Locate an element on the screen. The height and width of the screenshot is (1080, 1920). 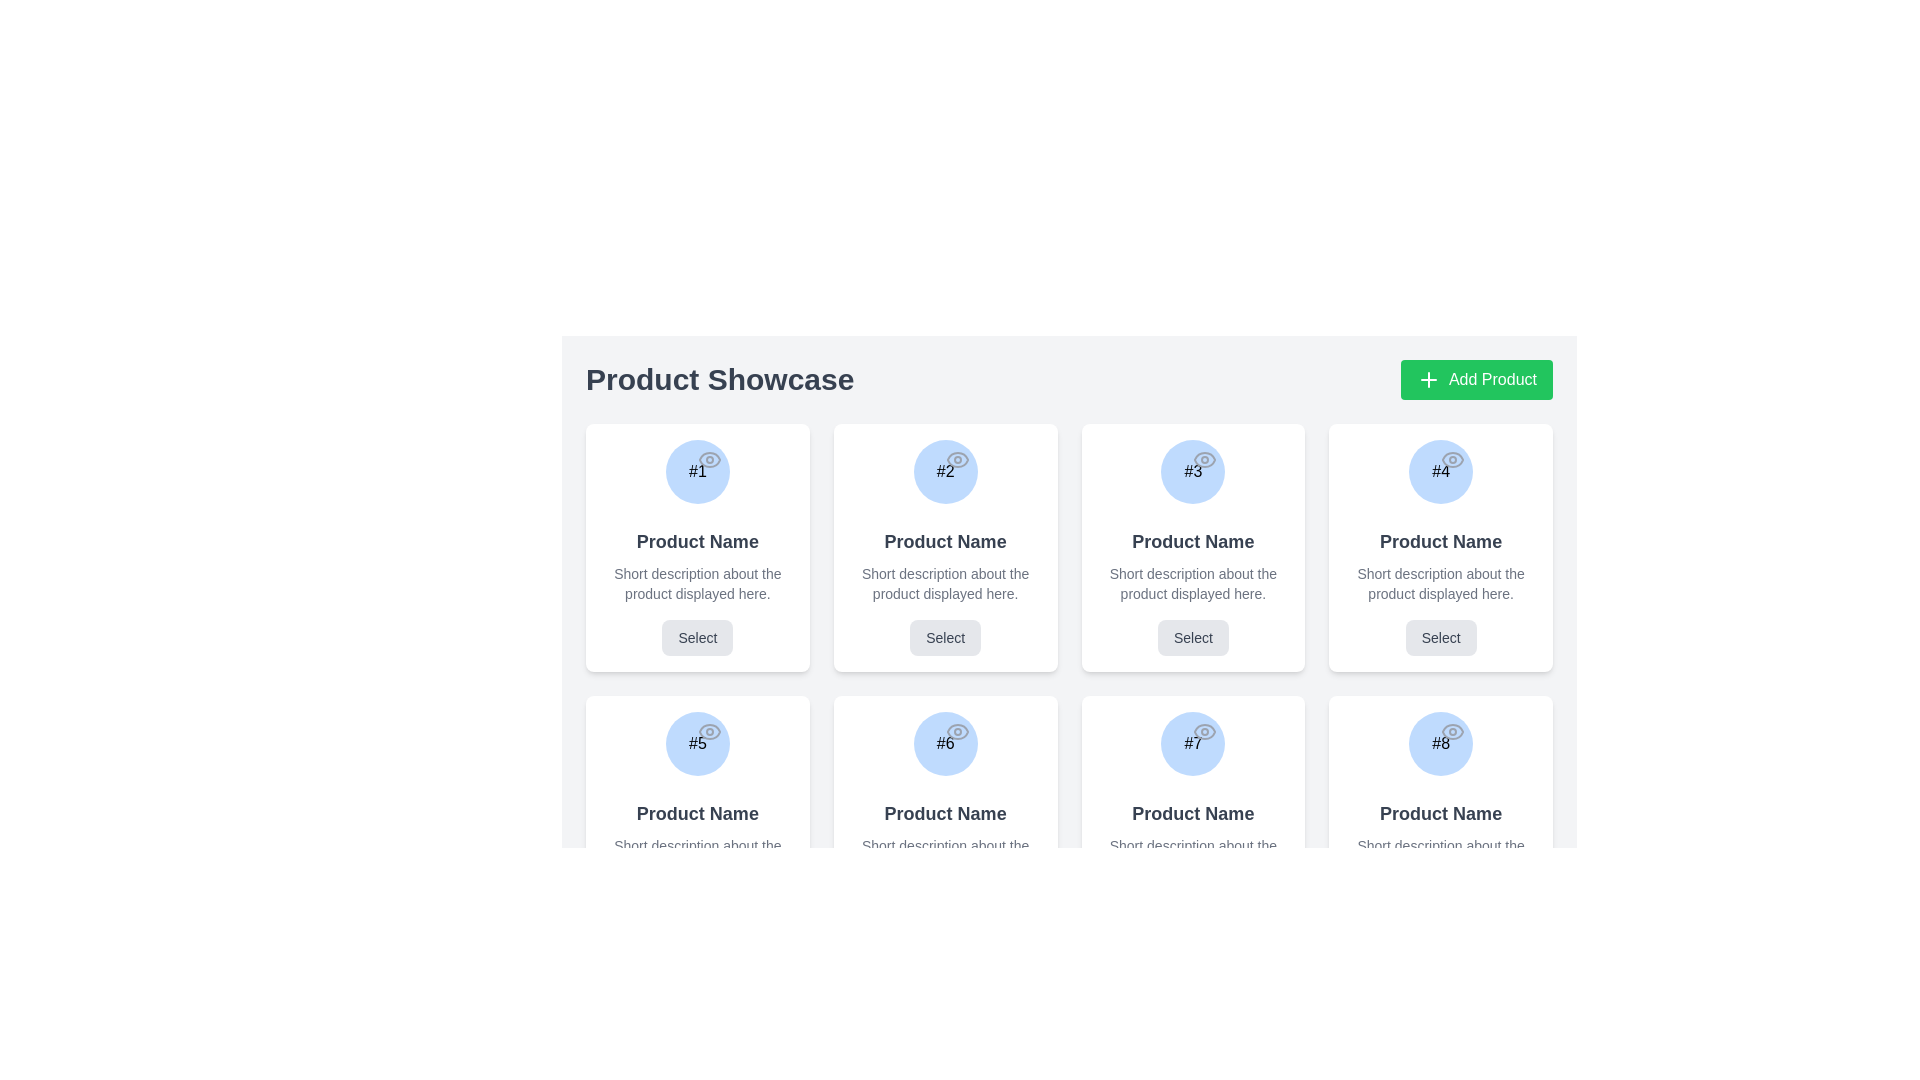
the circular Visual Badge with a light blue background and the text '#8' in the bottom-right position of the grid layout is located at coordinates (1441, 744).